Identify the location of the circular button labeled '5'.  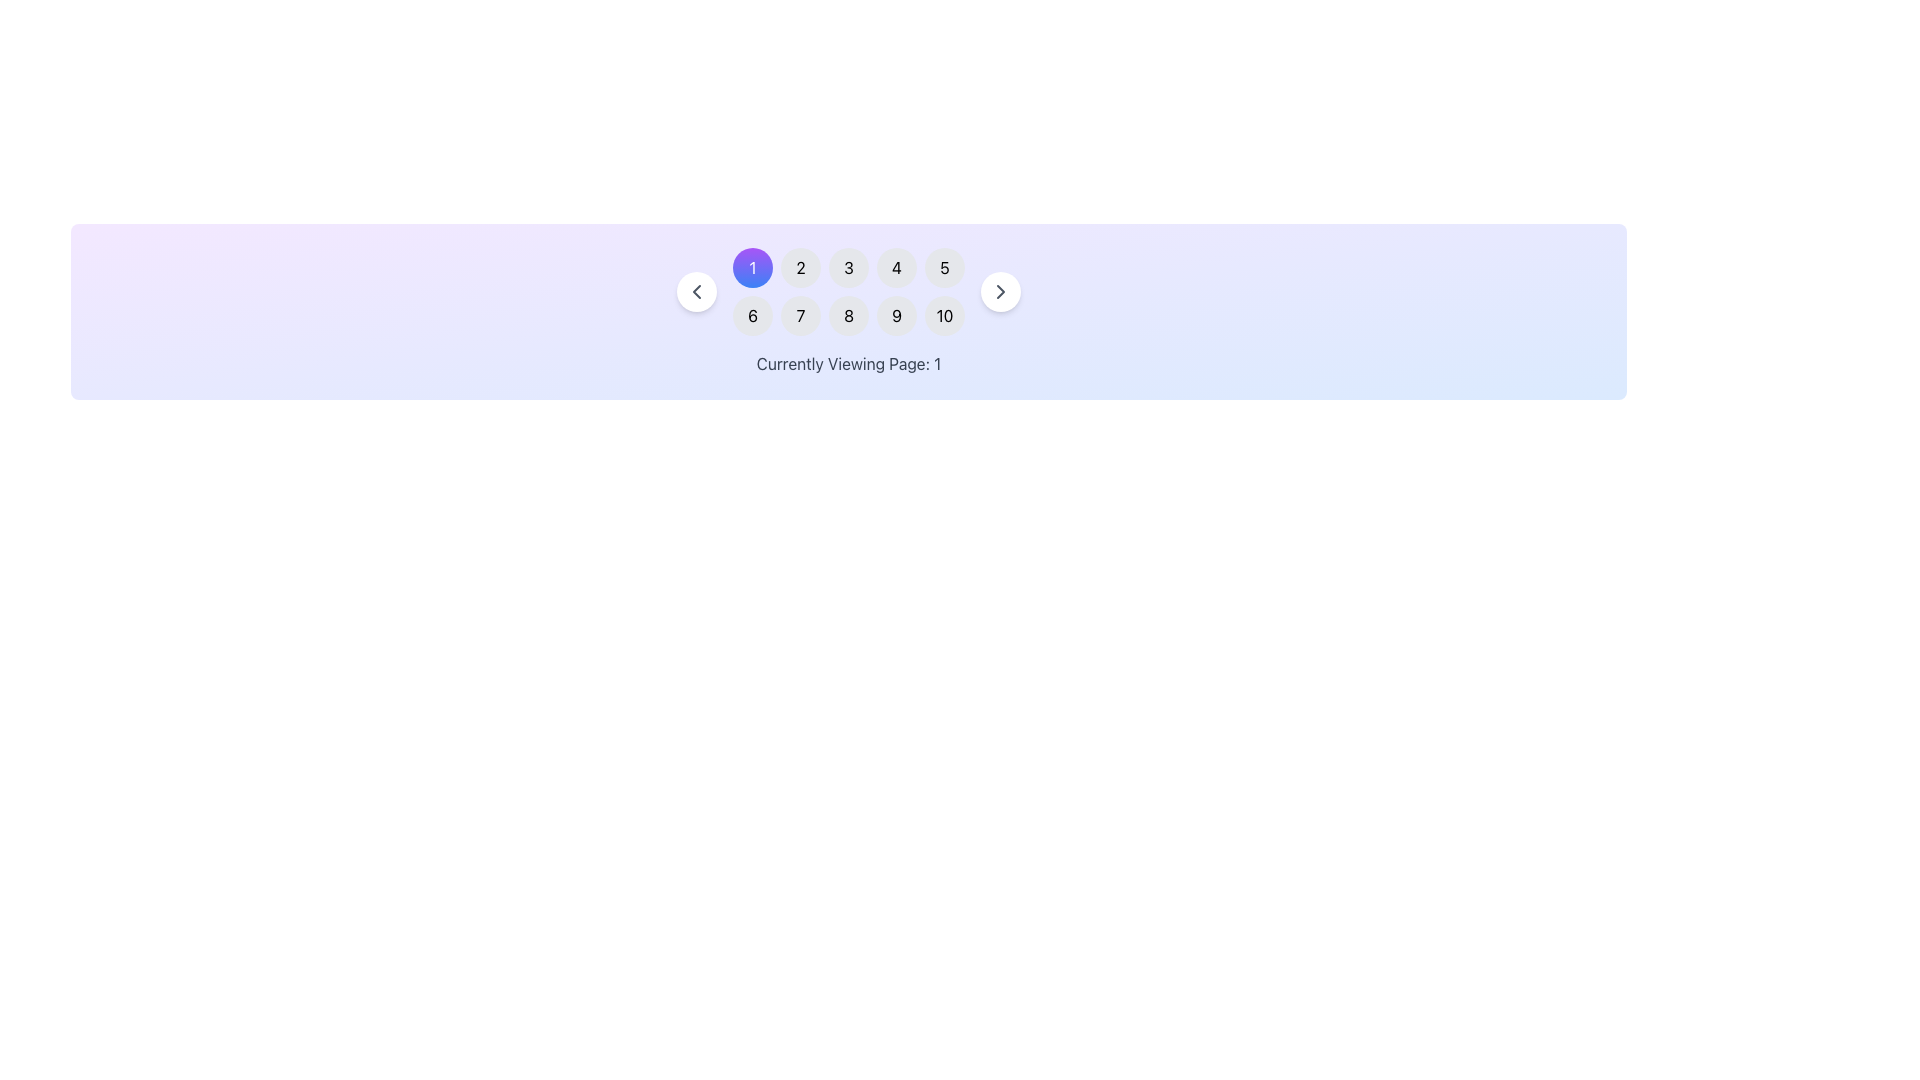
(944, 266).